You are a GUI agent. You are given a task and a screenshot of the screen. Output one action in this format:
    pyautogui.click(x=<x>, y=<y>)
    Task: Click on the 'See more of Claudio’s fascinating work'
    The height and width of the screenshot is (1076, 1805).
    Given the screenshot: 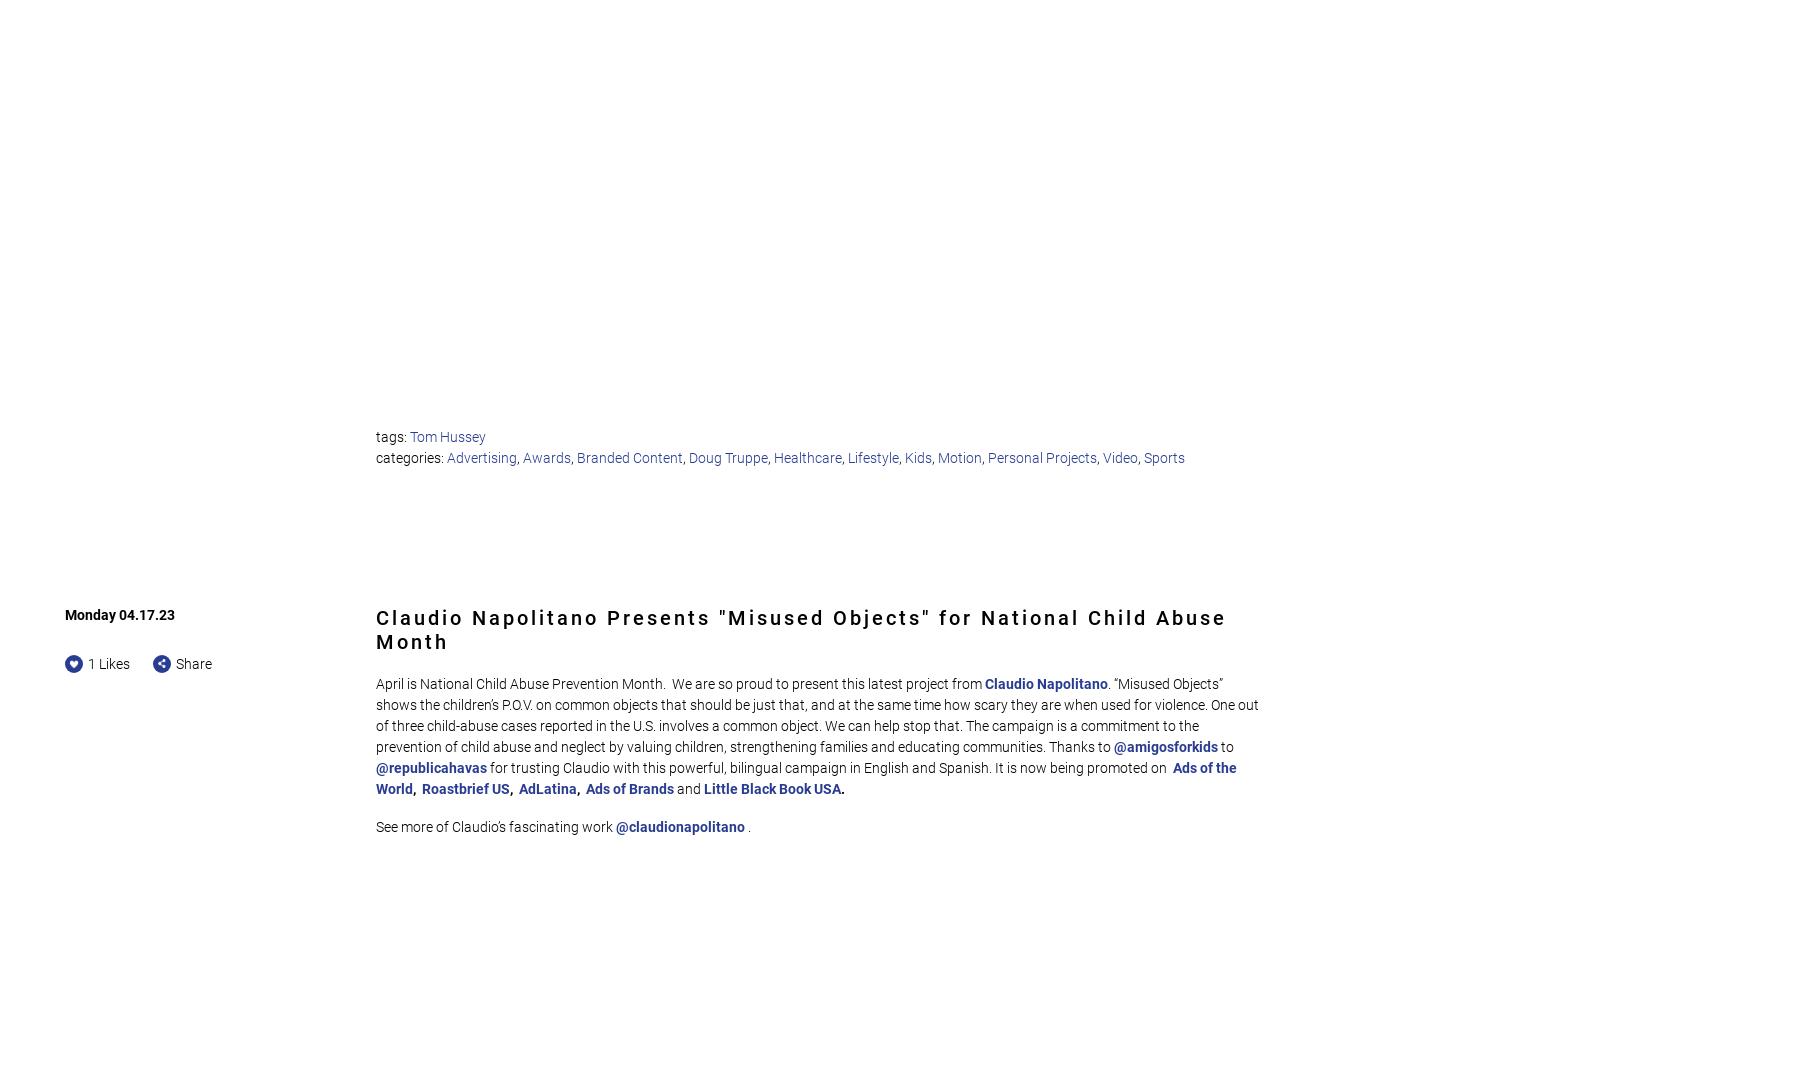 What is the action you would take?
    pyautogui.click(x=496, y=826)
    